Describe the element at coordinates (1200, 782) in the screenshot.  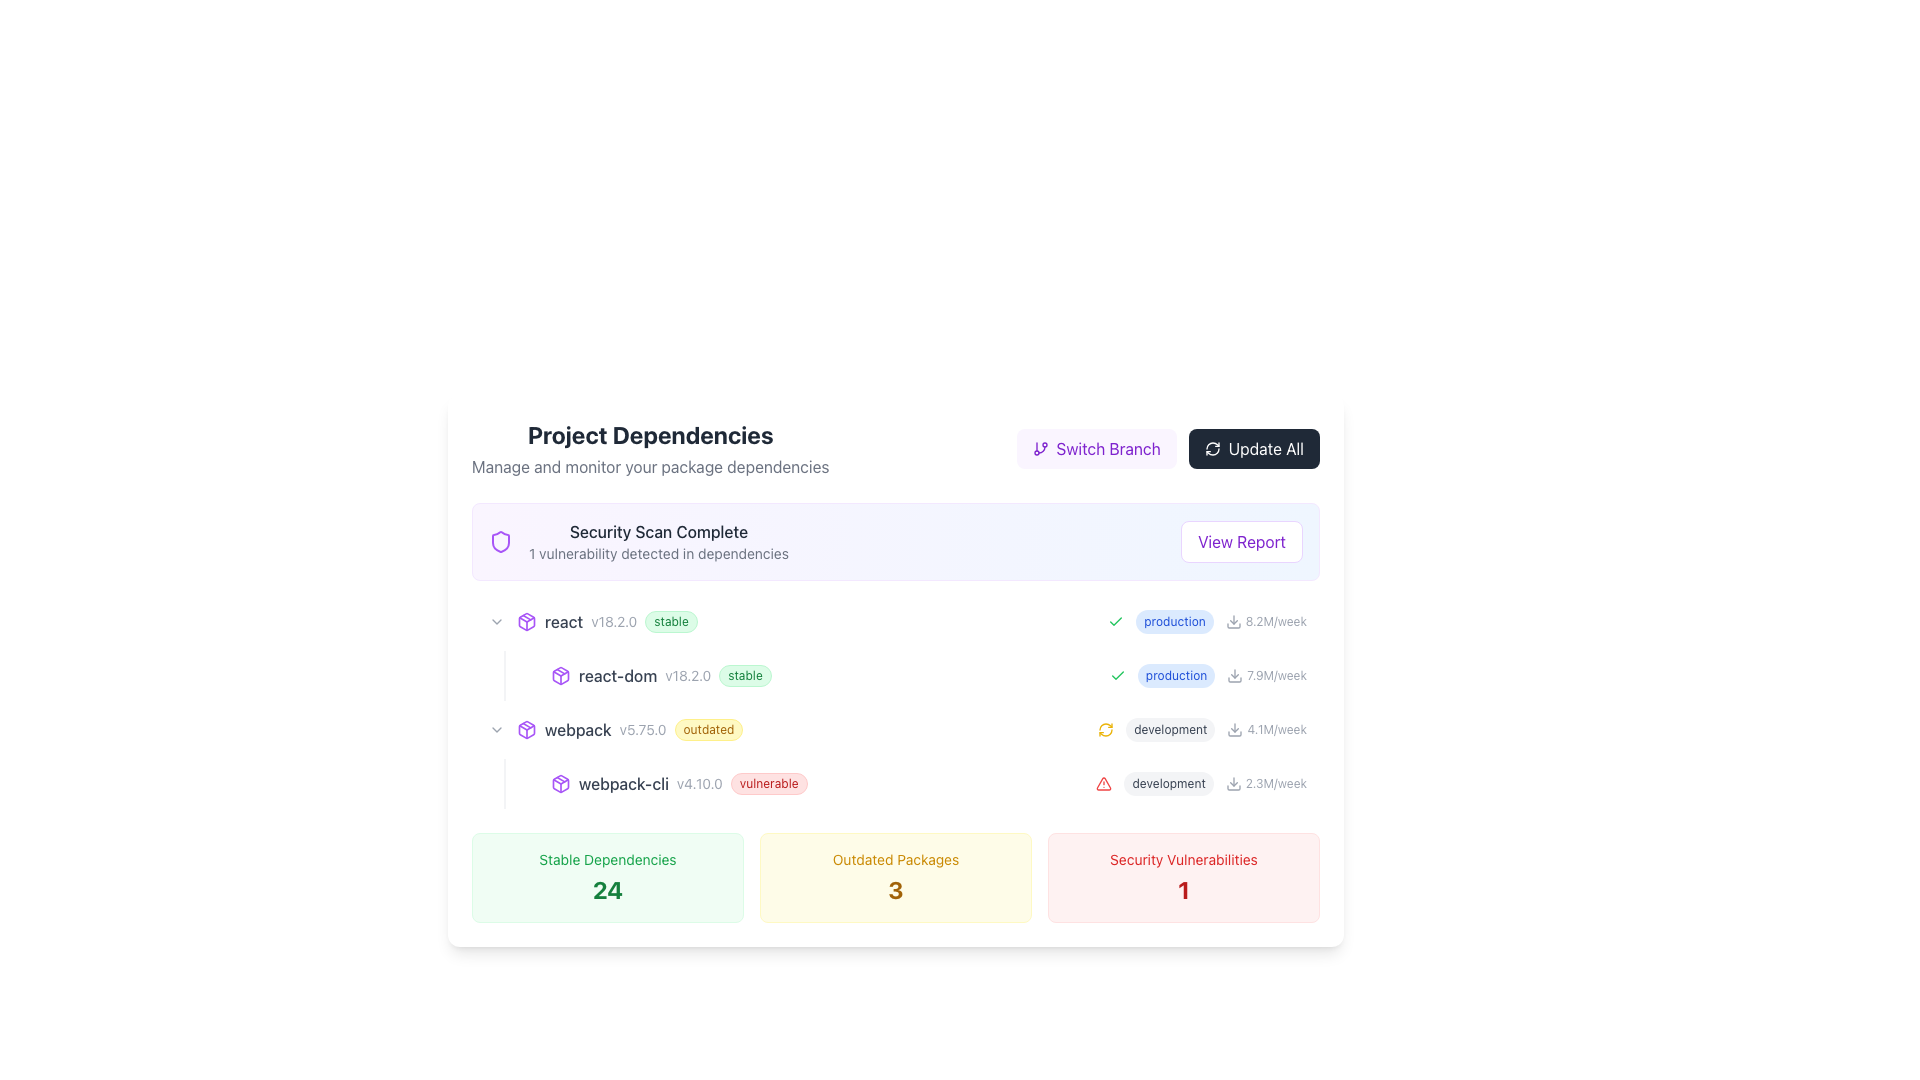
I see `the text label indicating 'development' with a weekly download count of 2.3M` at that location.